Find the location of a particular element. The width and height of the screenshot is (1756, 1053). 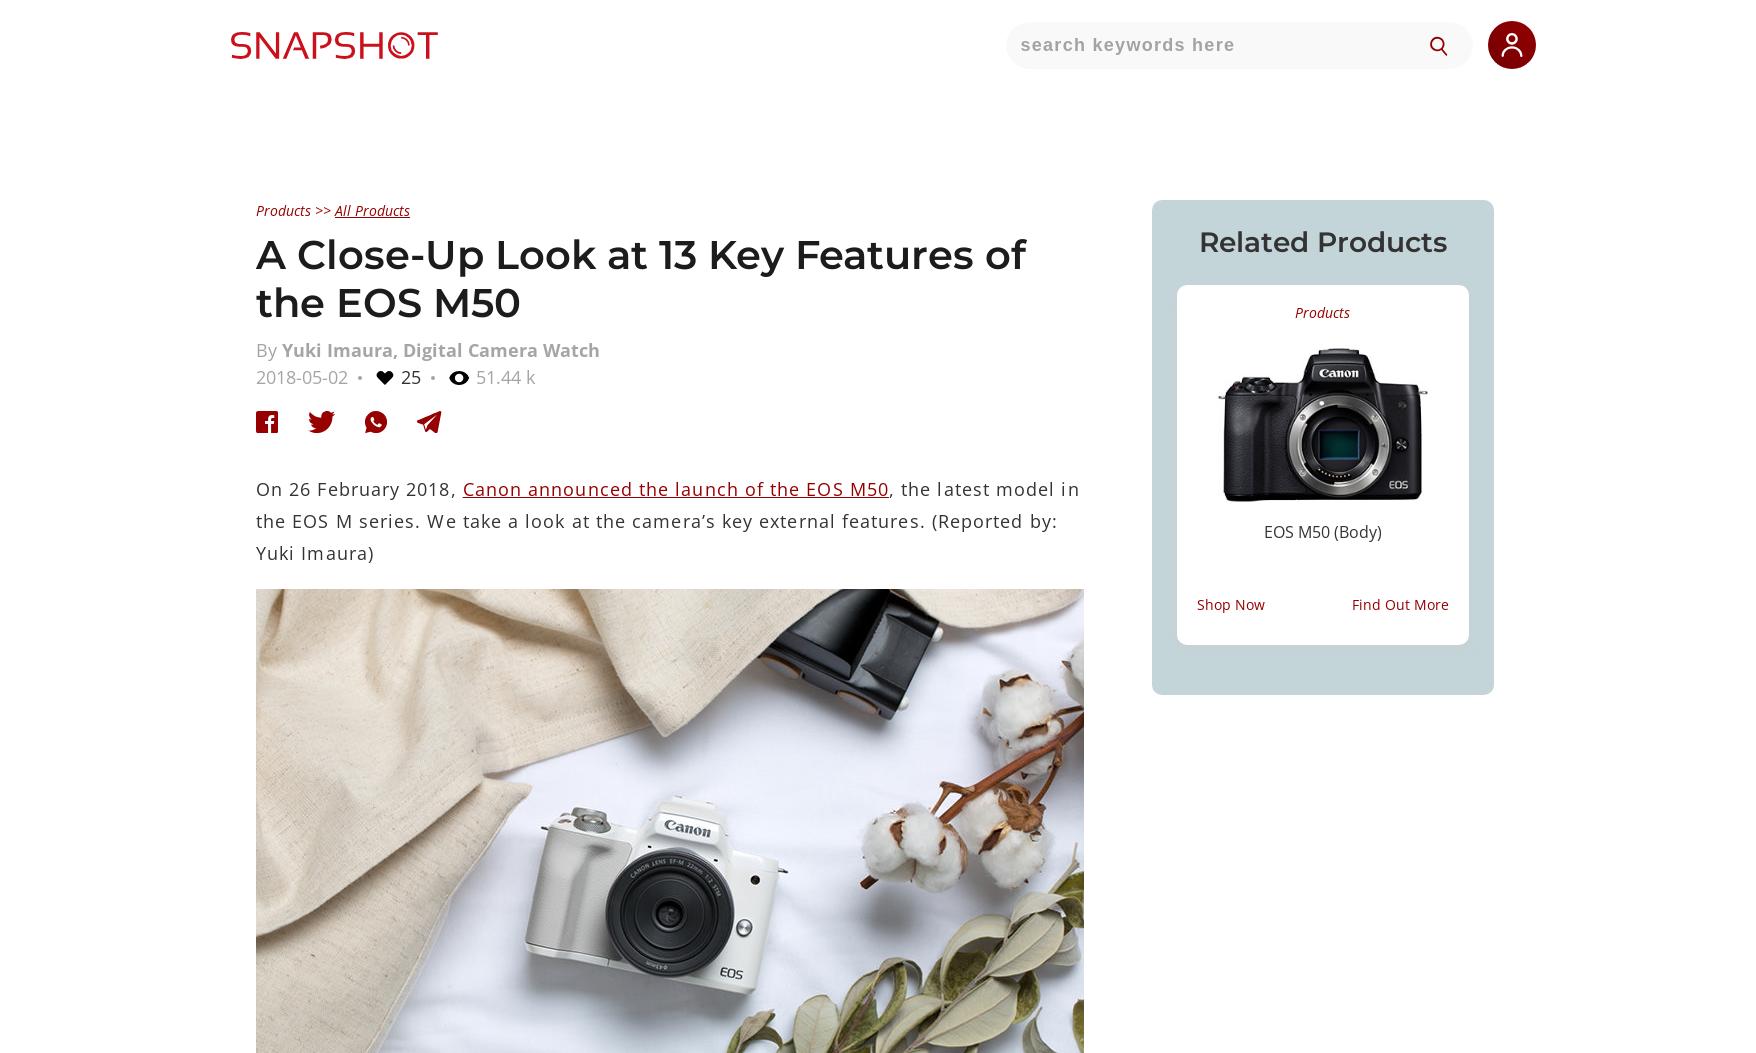

'Landscape Photography' is located at coordinates (1236, 550).